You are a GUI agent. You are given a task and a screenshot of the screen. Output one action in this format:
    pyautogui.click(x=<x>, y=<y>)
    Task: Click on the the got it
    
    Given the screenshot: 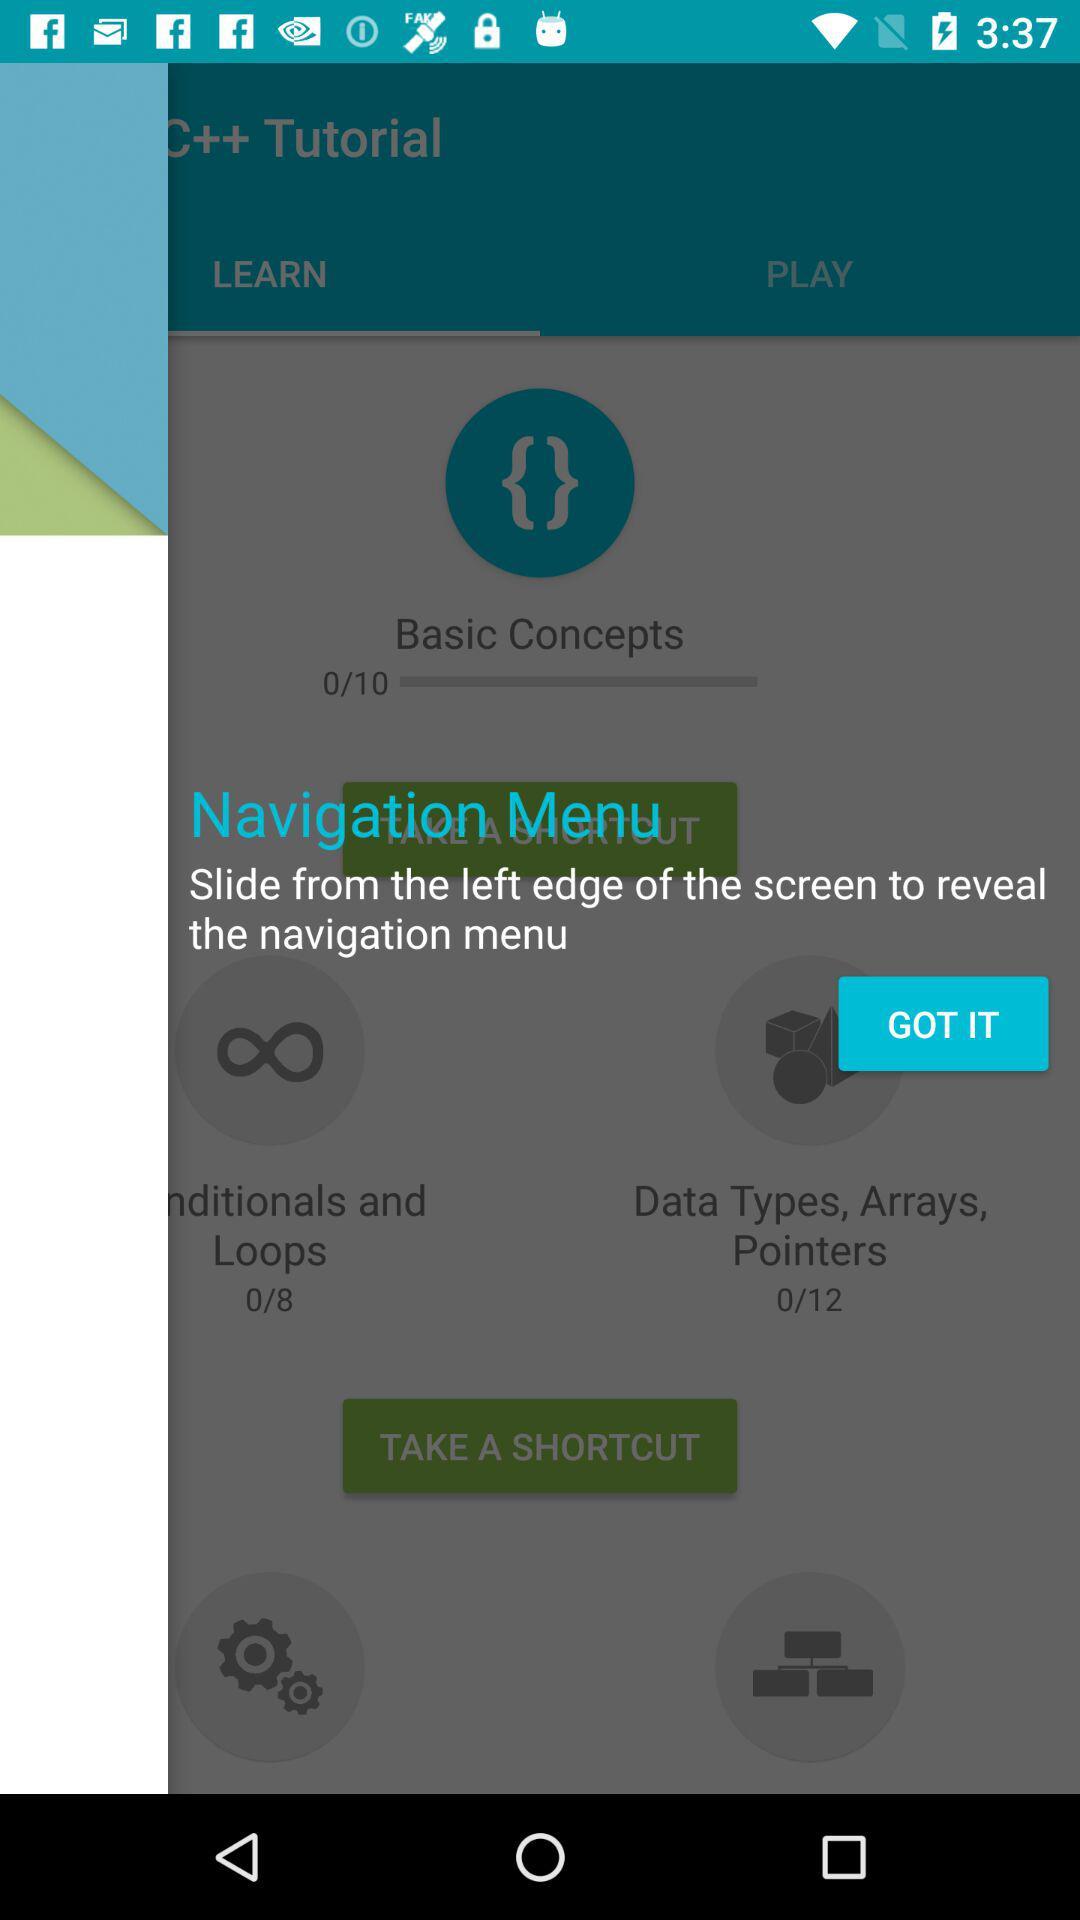 What is the action you would take?
    pyautogui.click(x=943, y=1023)
    